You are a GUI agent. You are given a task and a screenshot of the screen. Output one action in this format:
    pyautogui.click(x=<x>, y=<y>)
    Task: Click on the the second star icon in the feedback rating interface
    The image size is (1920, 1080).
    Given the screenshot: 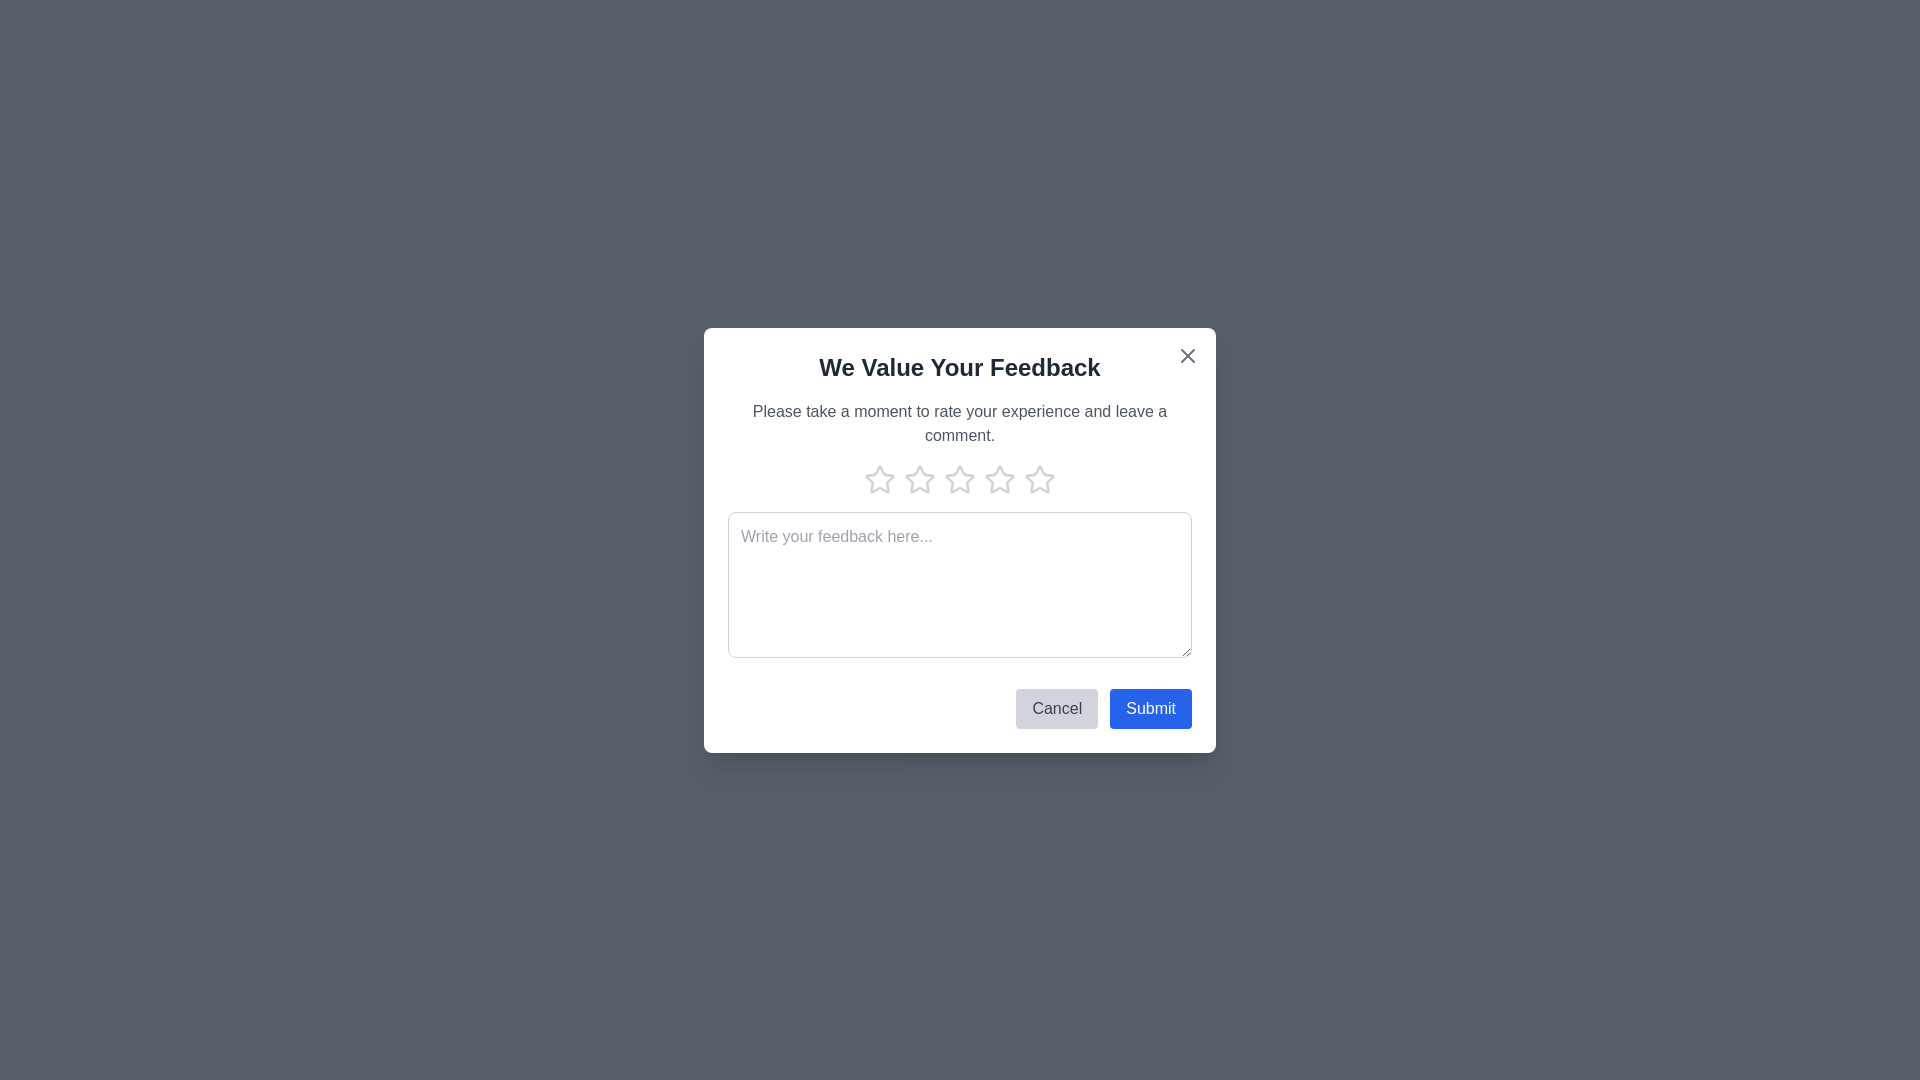 What is the action you would take?
    pyautogui.click(x=919, y=478)
    